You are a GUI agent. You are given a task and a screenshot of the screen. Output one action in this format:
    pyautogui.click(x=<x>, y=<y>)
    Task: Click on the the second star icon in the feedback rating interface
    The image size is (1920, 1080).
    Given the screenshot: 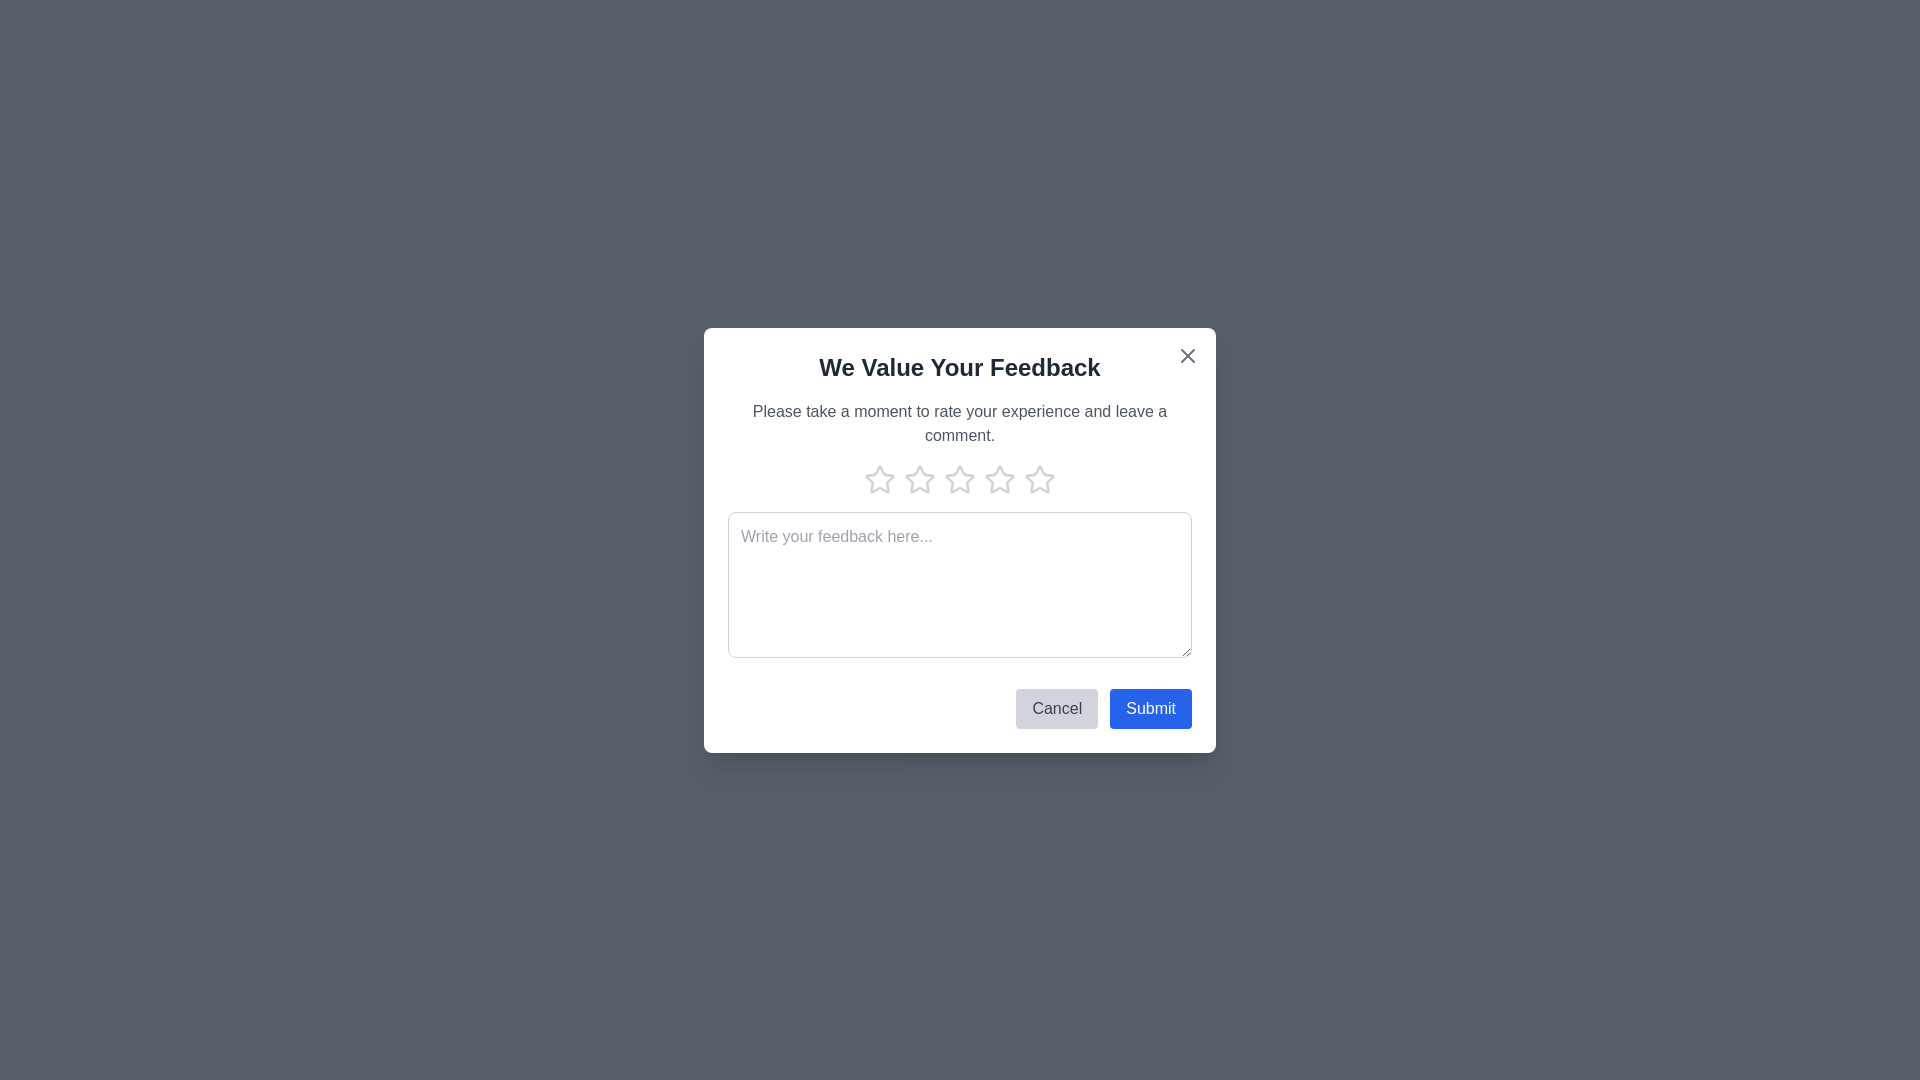 What is the action you would take?
    pyautogui.click(x=919, y=478)
    